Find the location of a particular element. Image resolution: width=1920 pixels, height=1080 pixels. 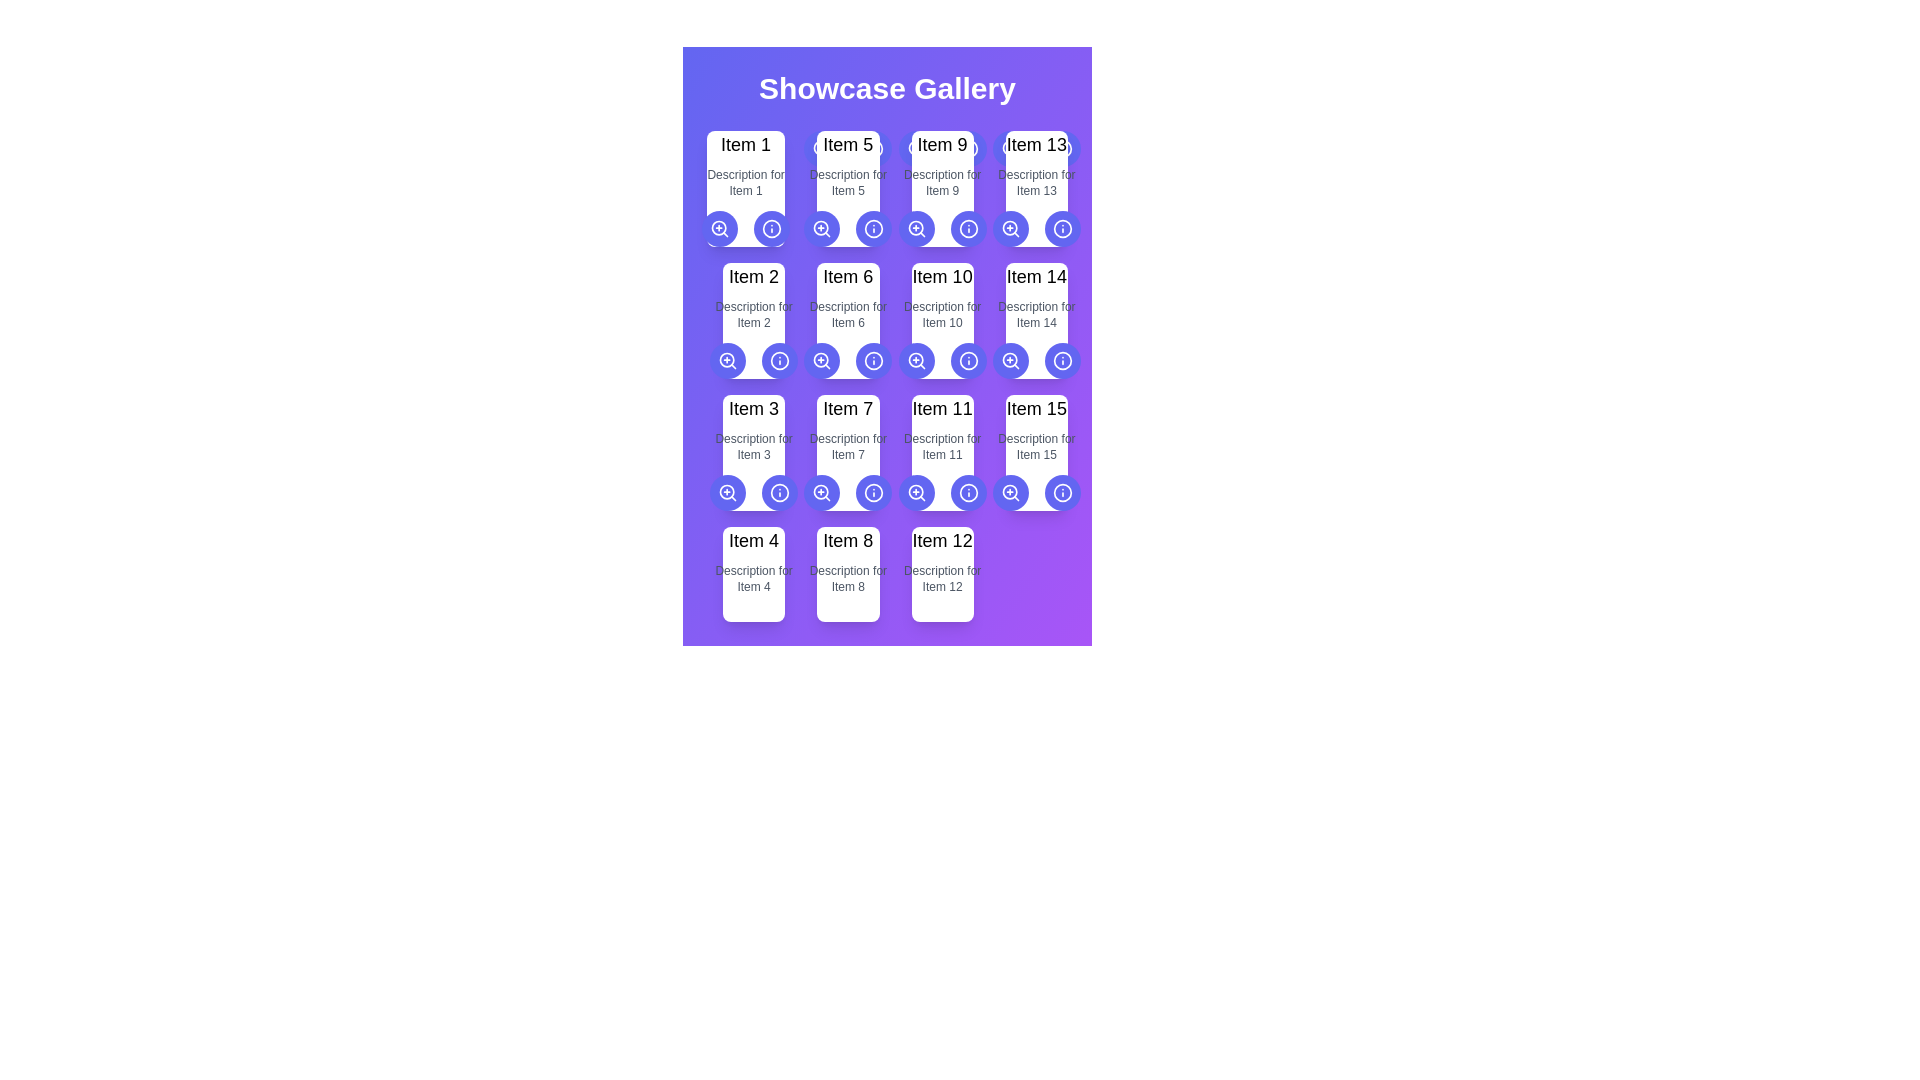

the circular graphical boundary of the information icon located in the top-right corner of the card labeled 'Item 13' is located at coordinates (1061, 148).